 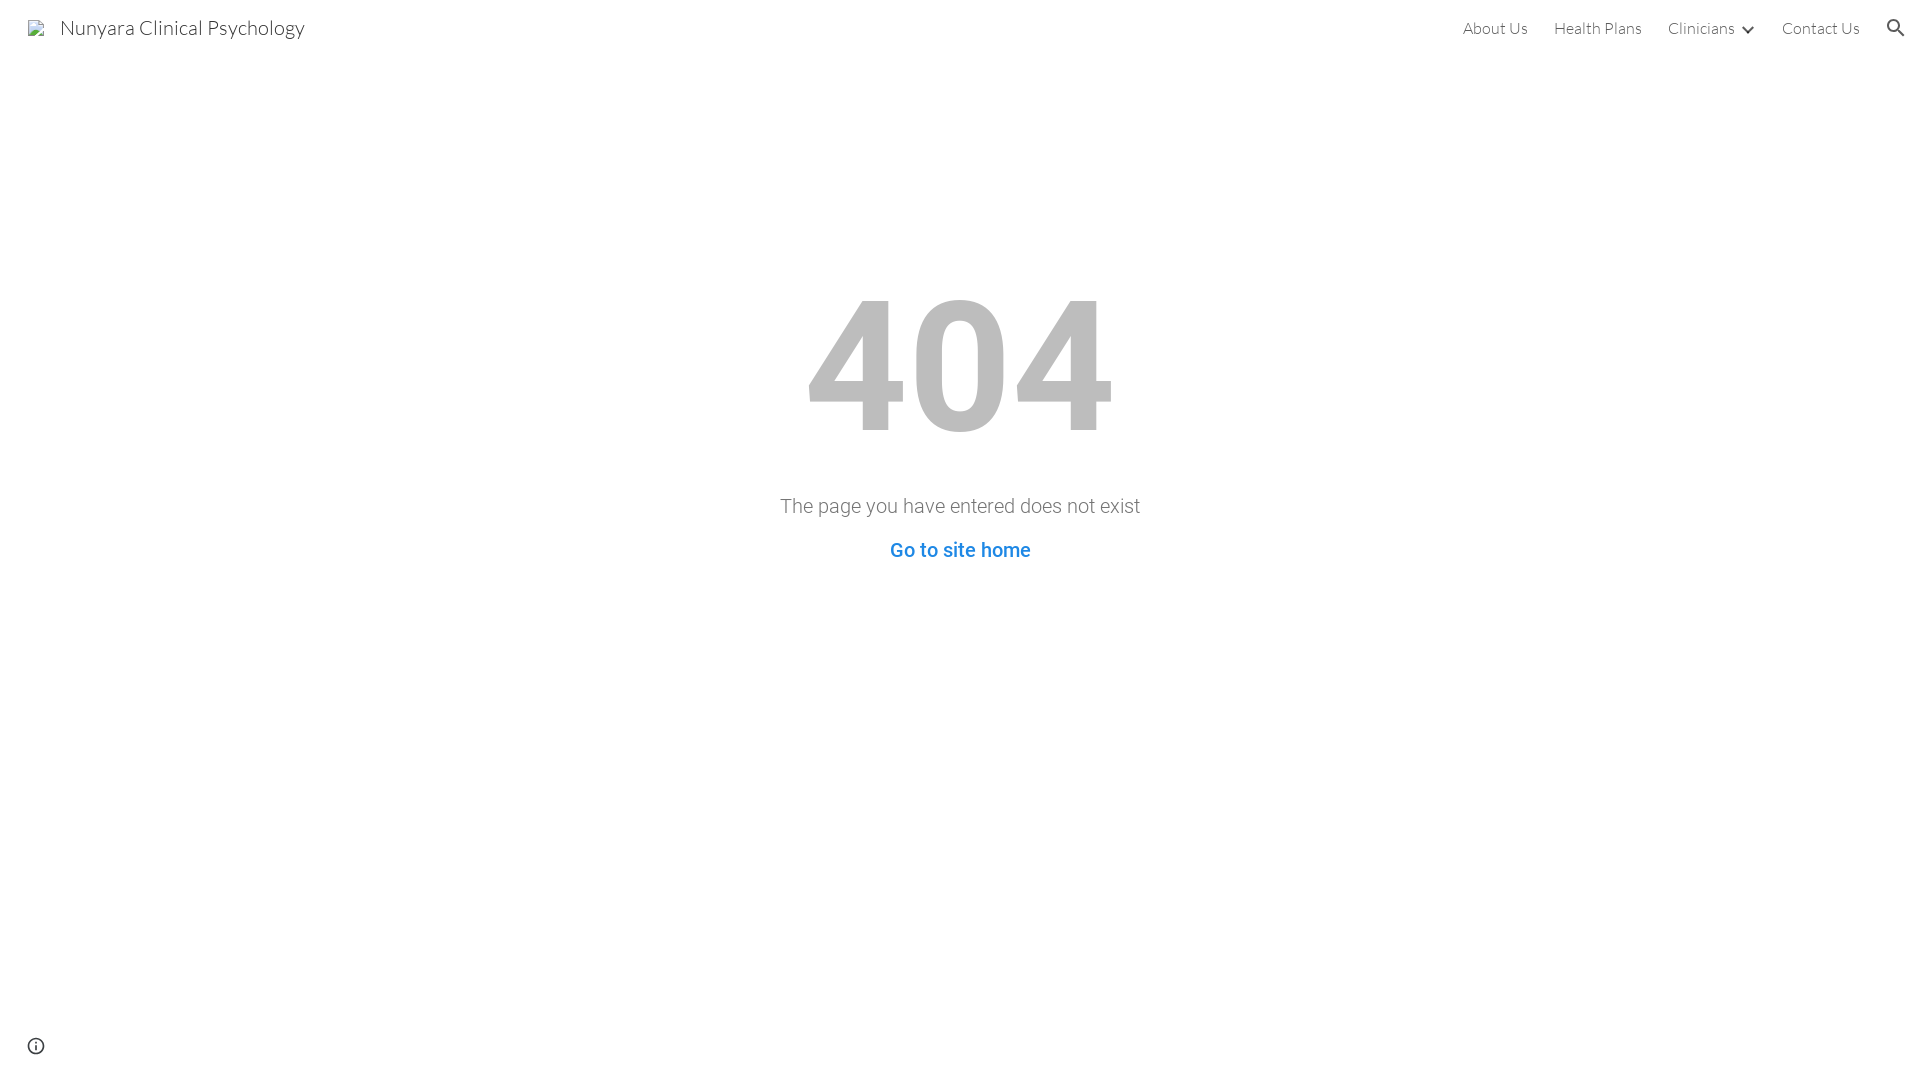 What do you see at coordinates (166, 25) in the screenshot?
I see `'Nunyara Clinical Psychology'` at bounding box center [166, 25].